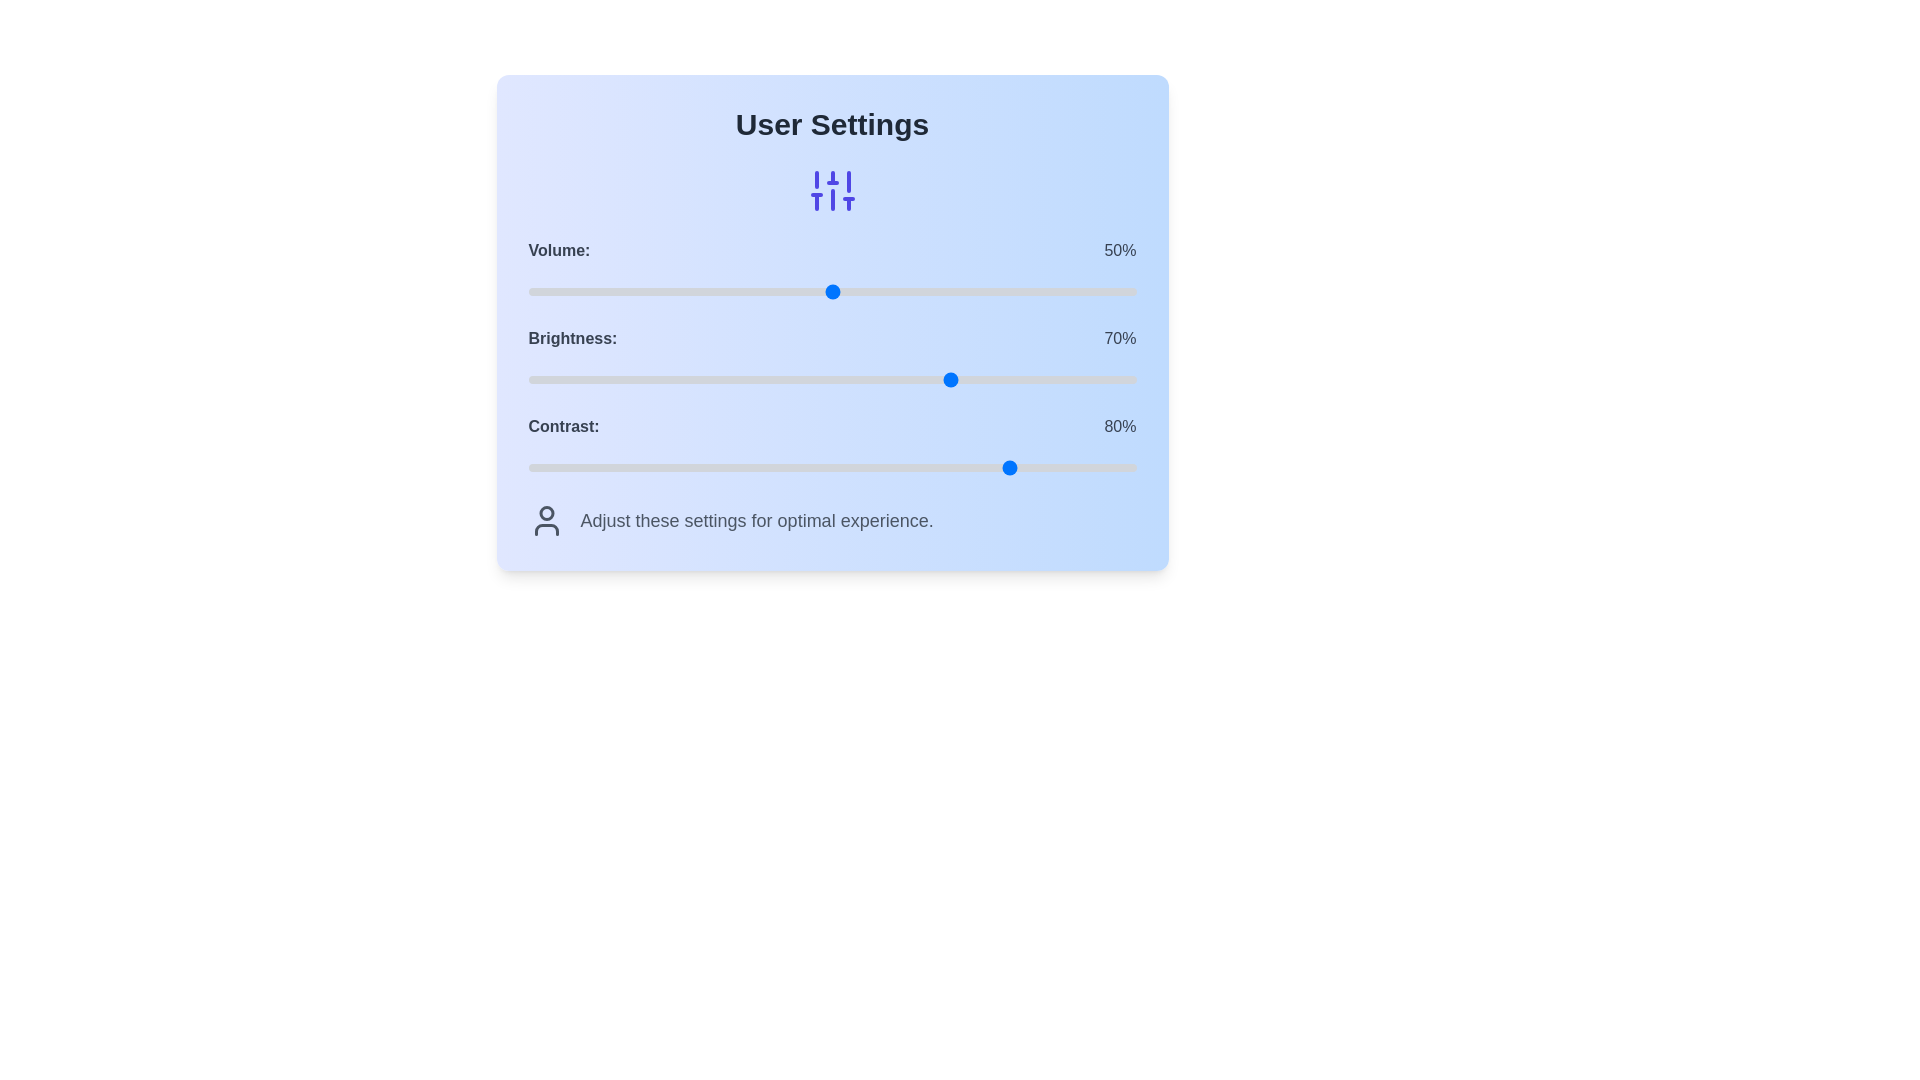 The width and height of the screenshot is (1920, 1080). Describe the element at coordinates (528, 380) in the screenshot. I see `the brightness level` at that location.